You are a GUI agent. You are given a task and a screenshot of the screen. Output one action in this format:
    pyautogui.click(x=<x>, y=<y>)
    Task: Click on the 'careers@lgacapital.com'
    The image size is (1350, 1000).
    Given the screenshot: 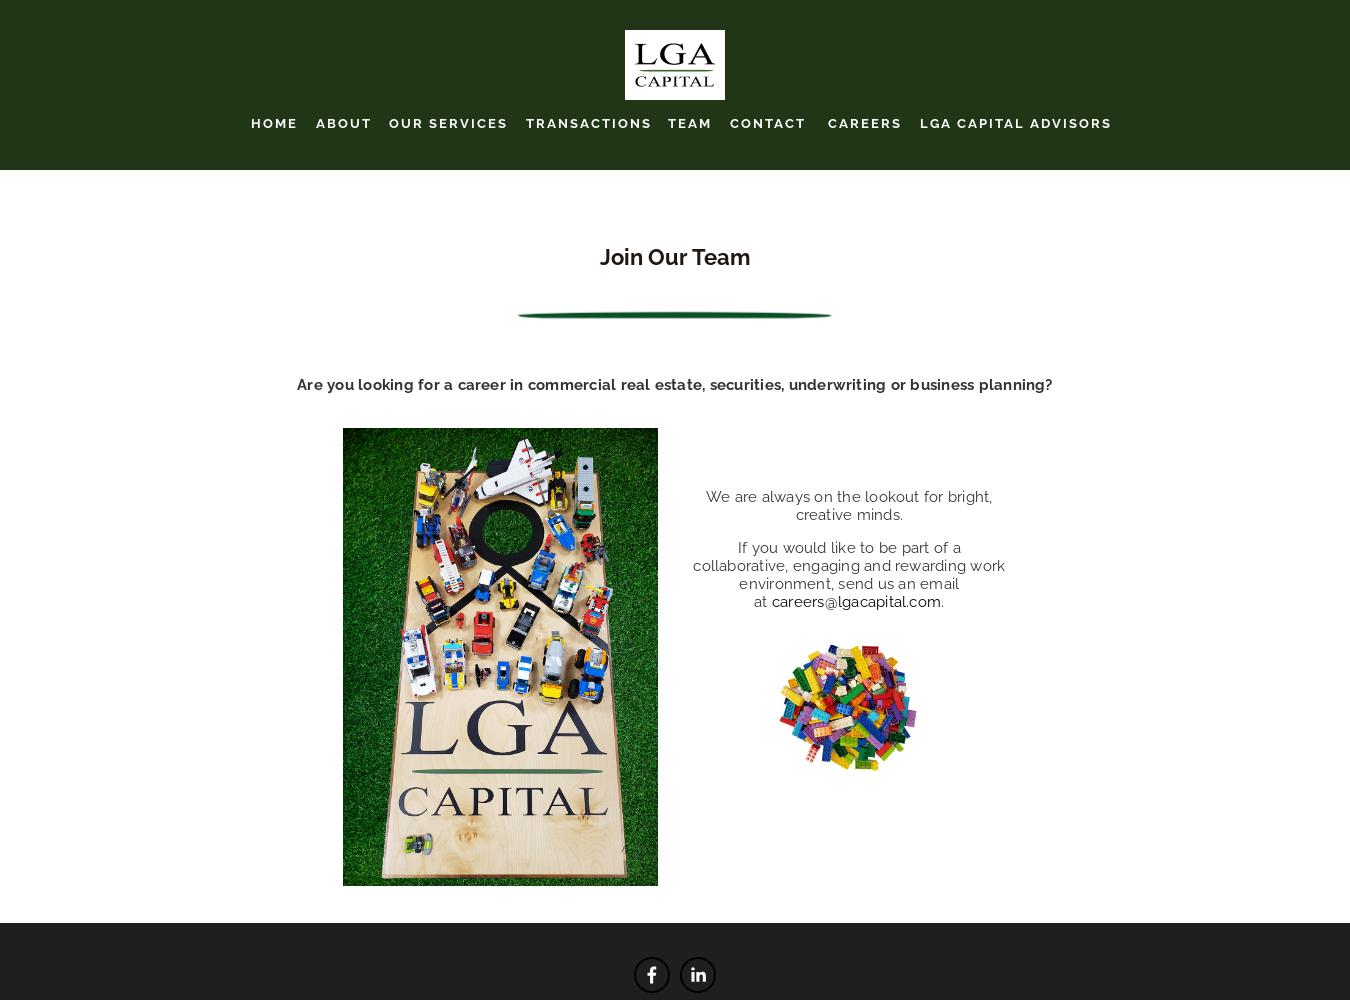 What is the action you would take?
    pyautogui.click(x=856, y=600)
    